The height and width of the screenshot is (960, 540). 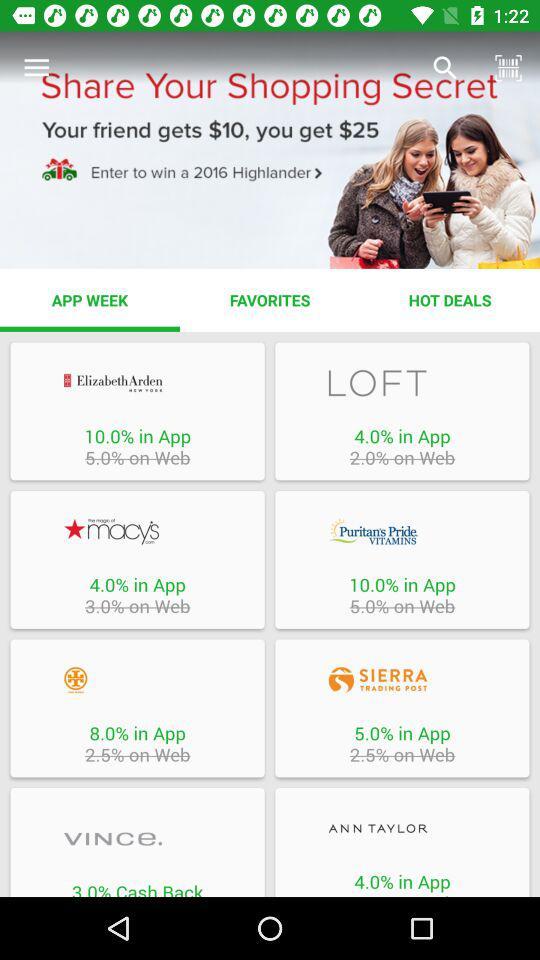 What do you see at coordinates (402, 828) in the screenshot?
I see `item` at bounding box center [402, 828].